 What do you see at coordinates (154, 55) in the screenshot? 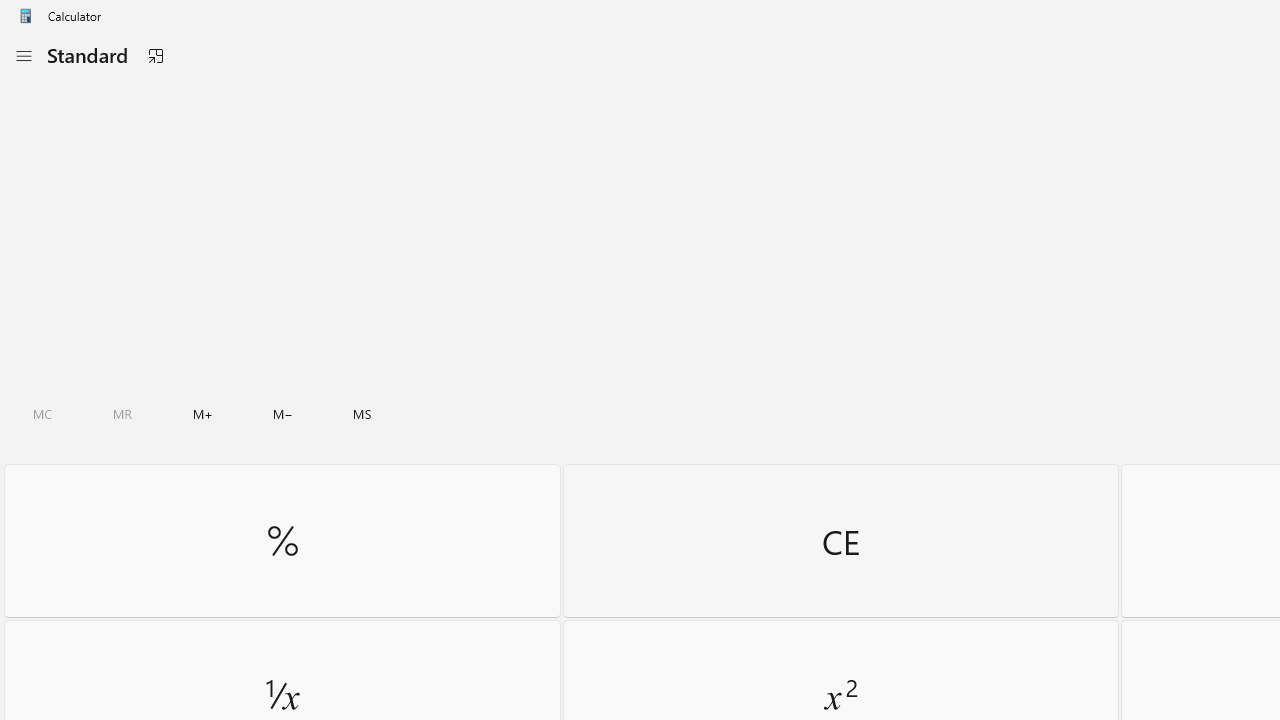
I see `'Keep on top'` at bounding box center [154, 55].